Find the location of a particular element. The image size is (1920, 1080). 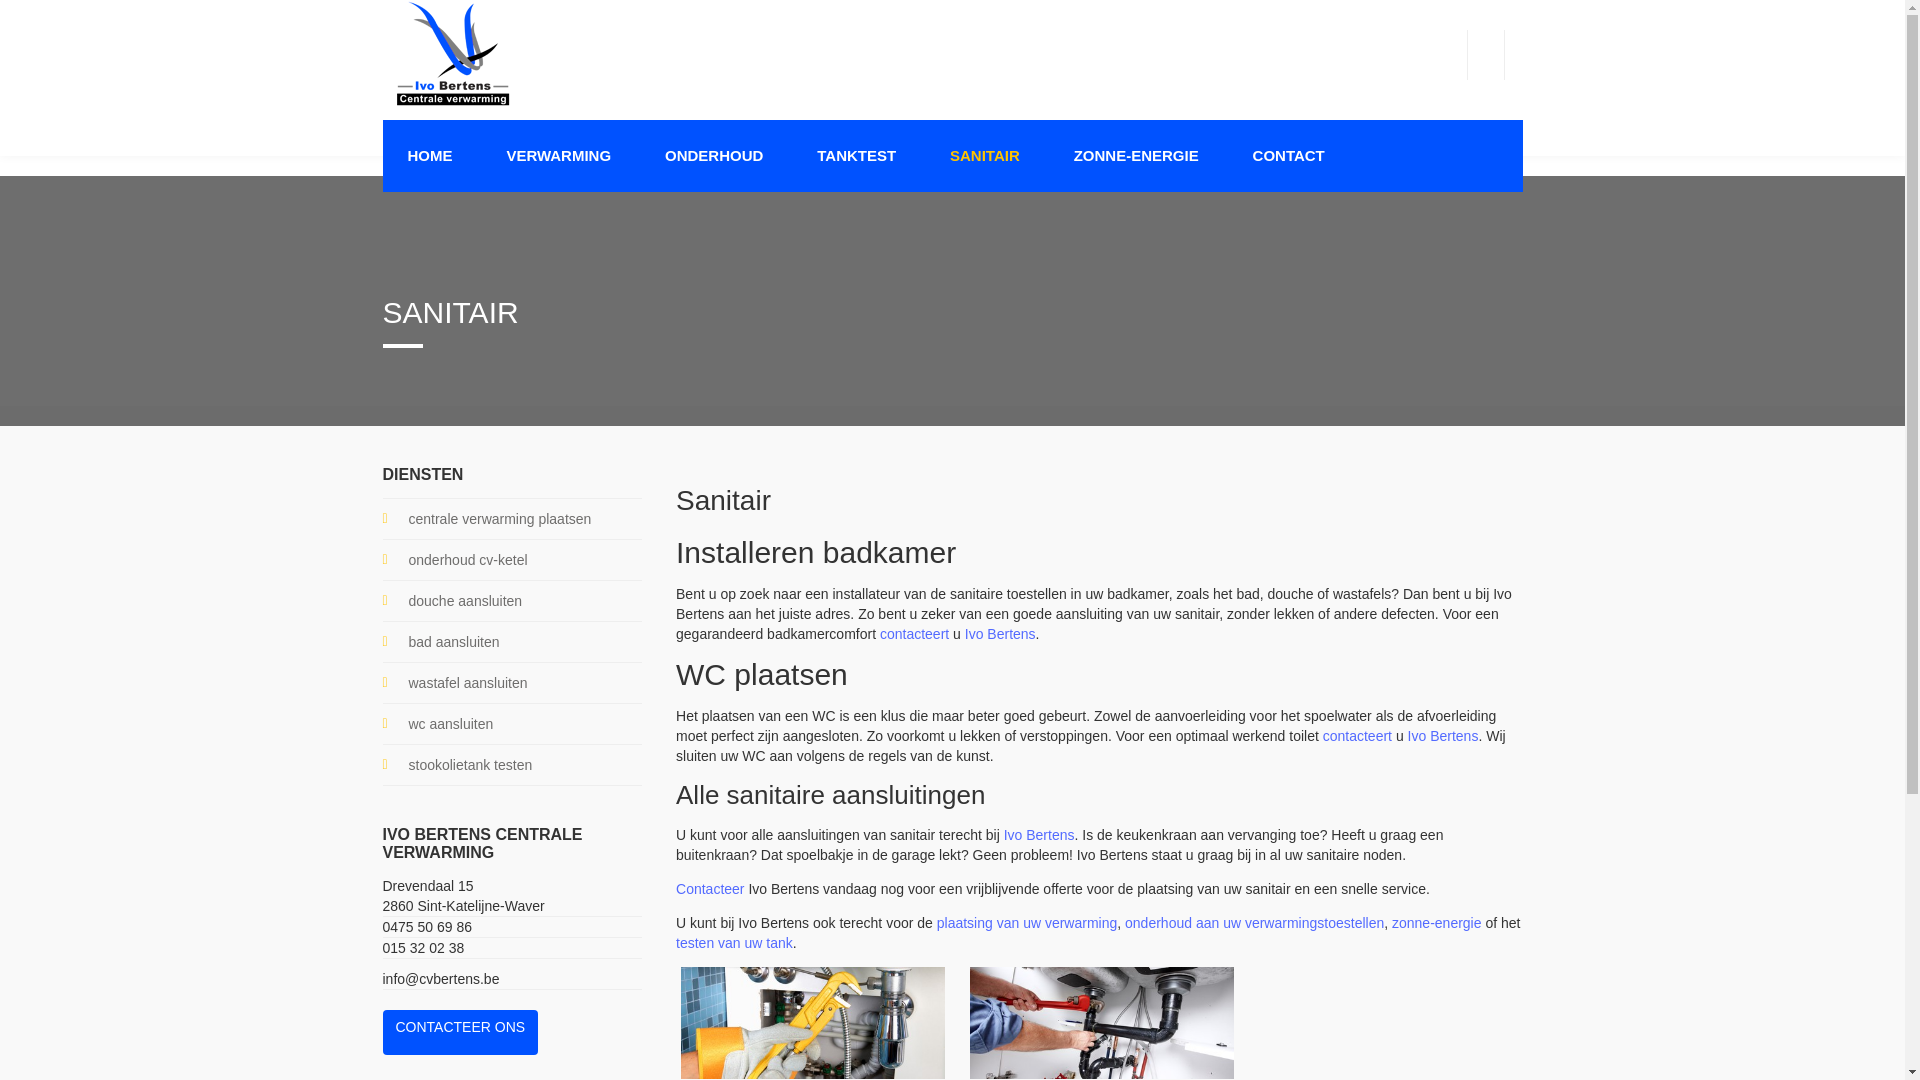

'zonne-energie' is located at coordinates (1435, 921).